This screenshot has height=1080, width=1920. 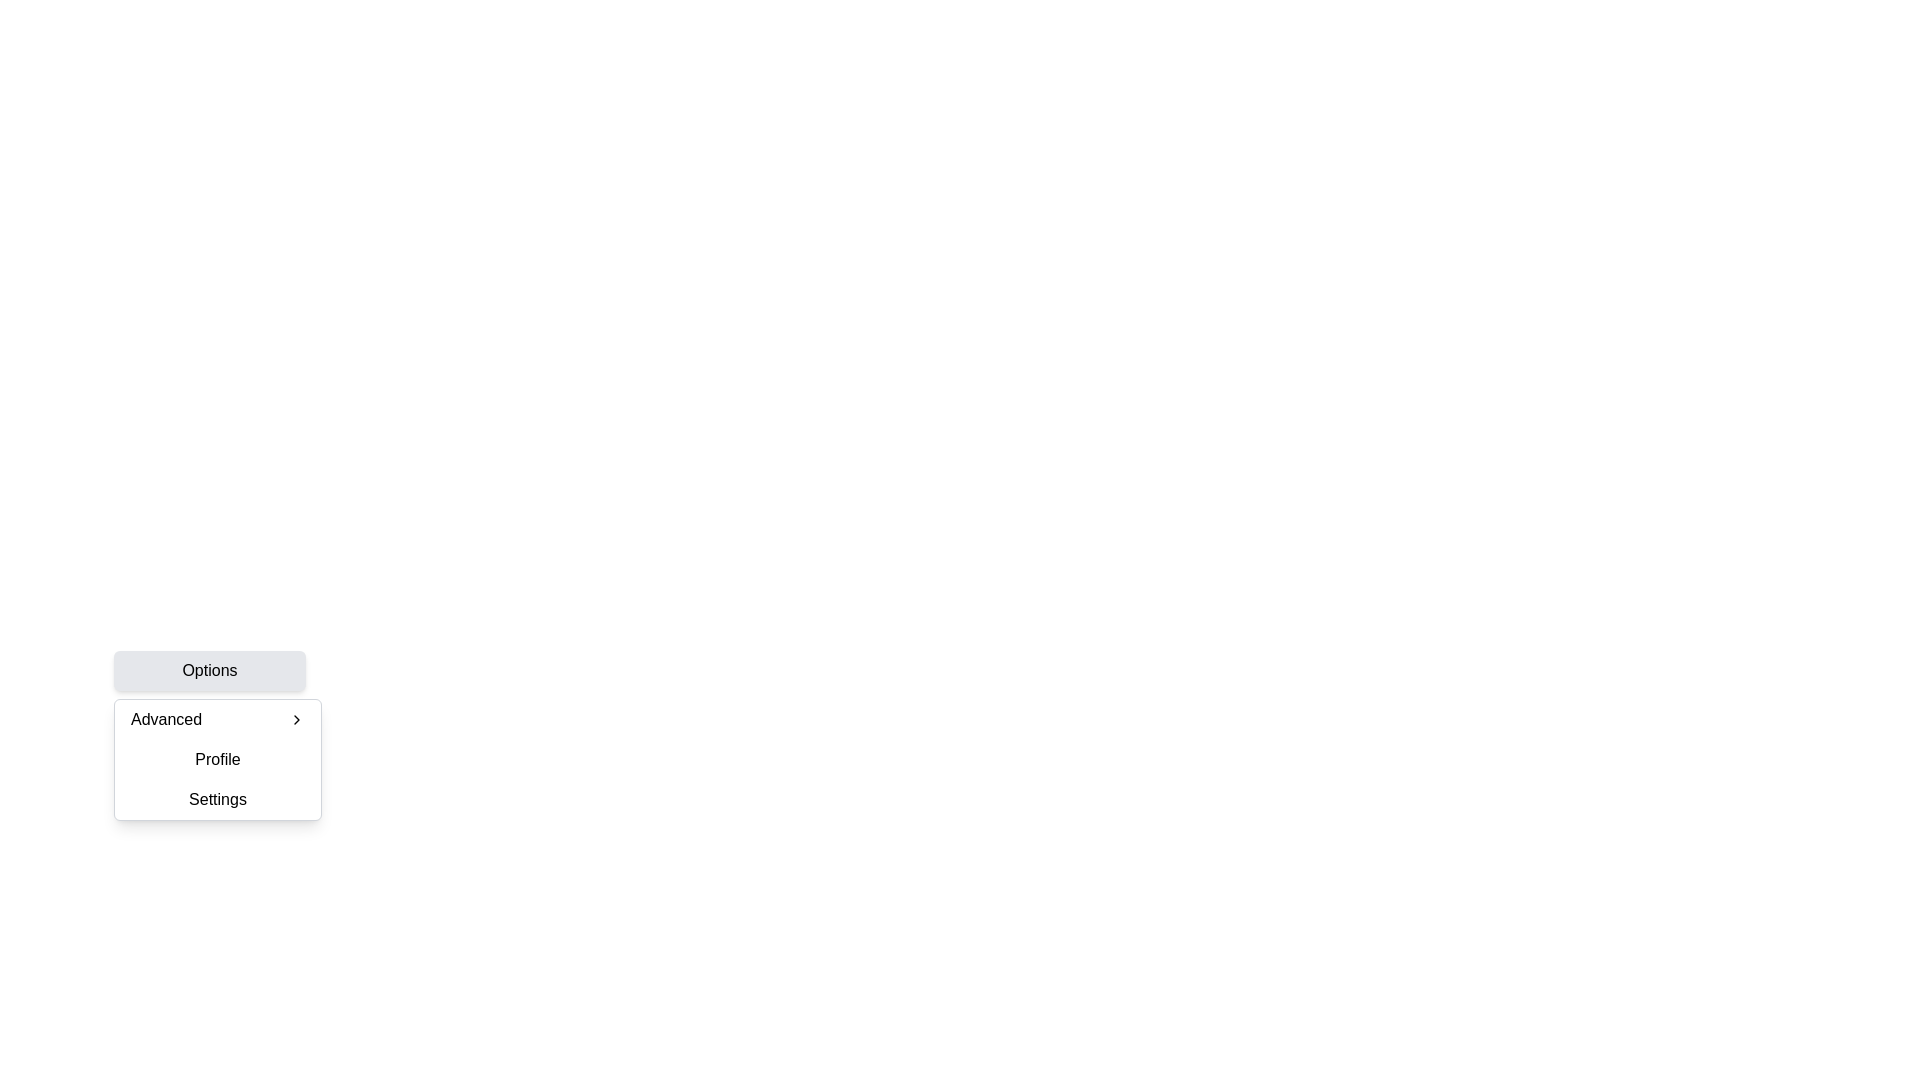 What do you see at coordinates (296, 720) in the screenshot?
I see `the right-pointing chevron icon located inside the dropdown menu under the 'Advanced' item` at bounding box center [296, 720].